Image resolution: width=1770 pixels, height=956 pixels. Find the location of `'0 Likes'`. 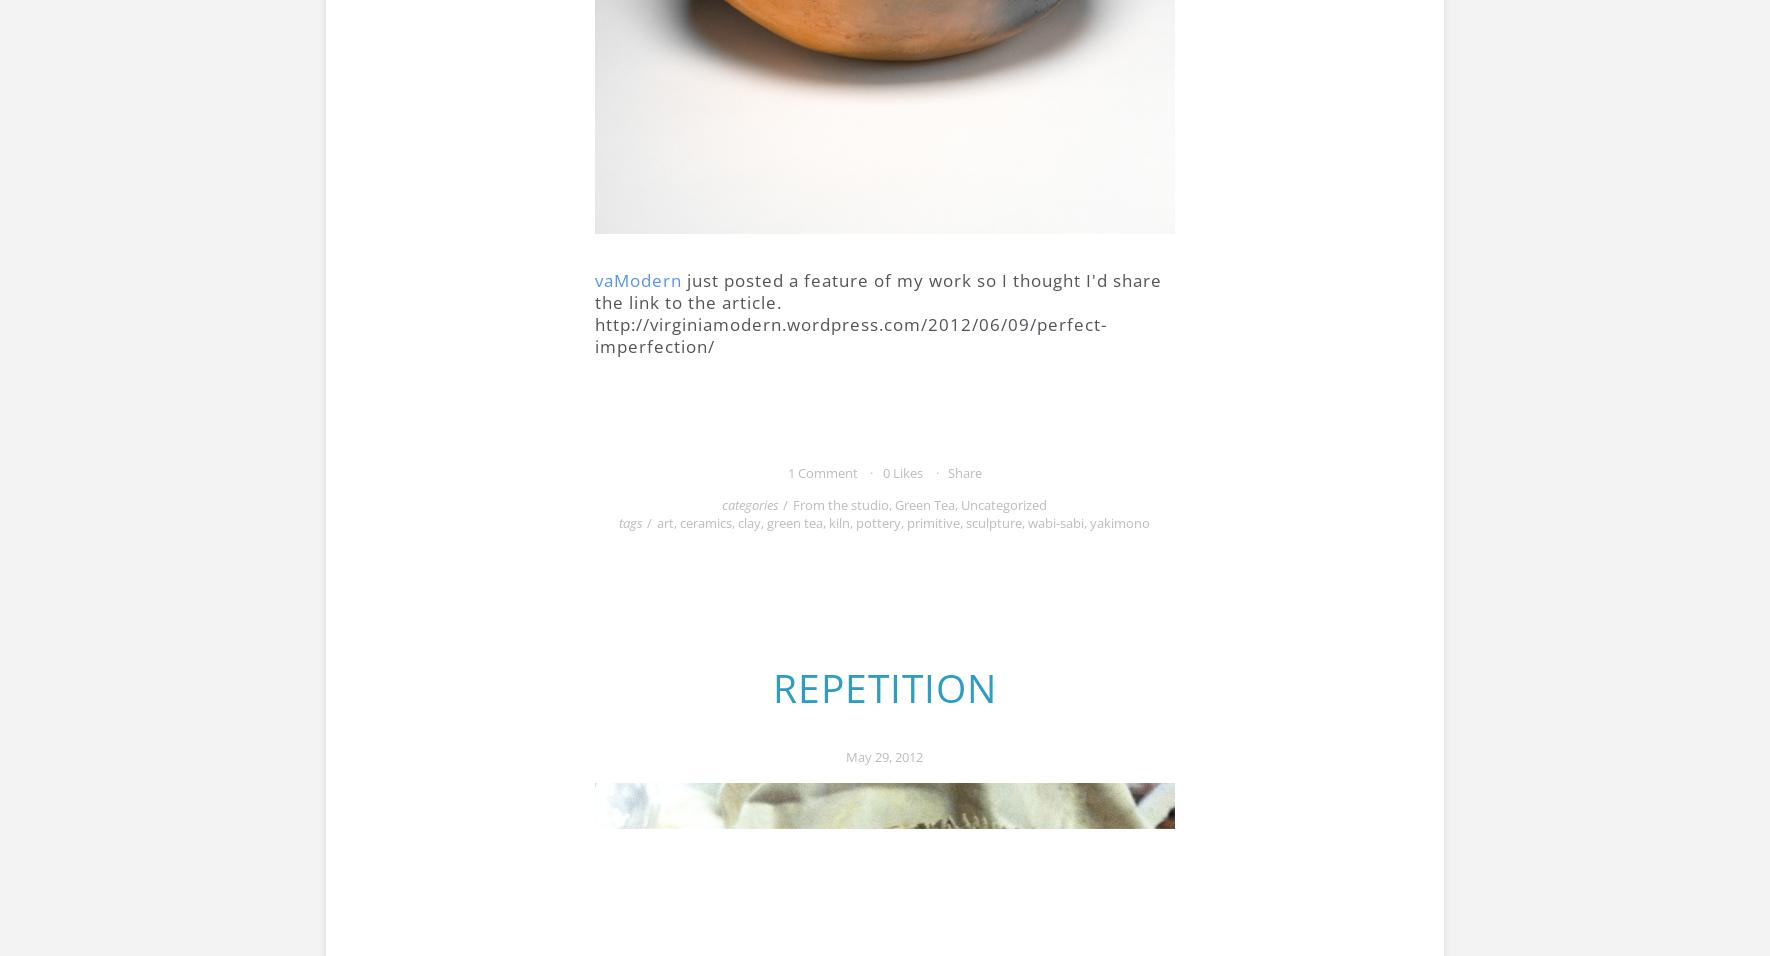

'0 Likes' is located at coordinates (900, 471).